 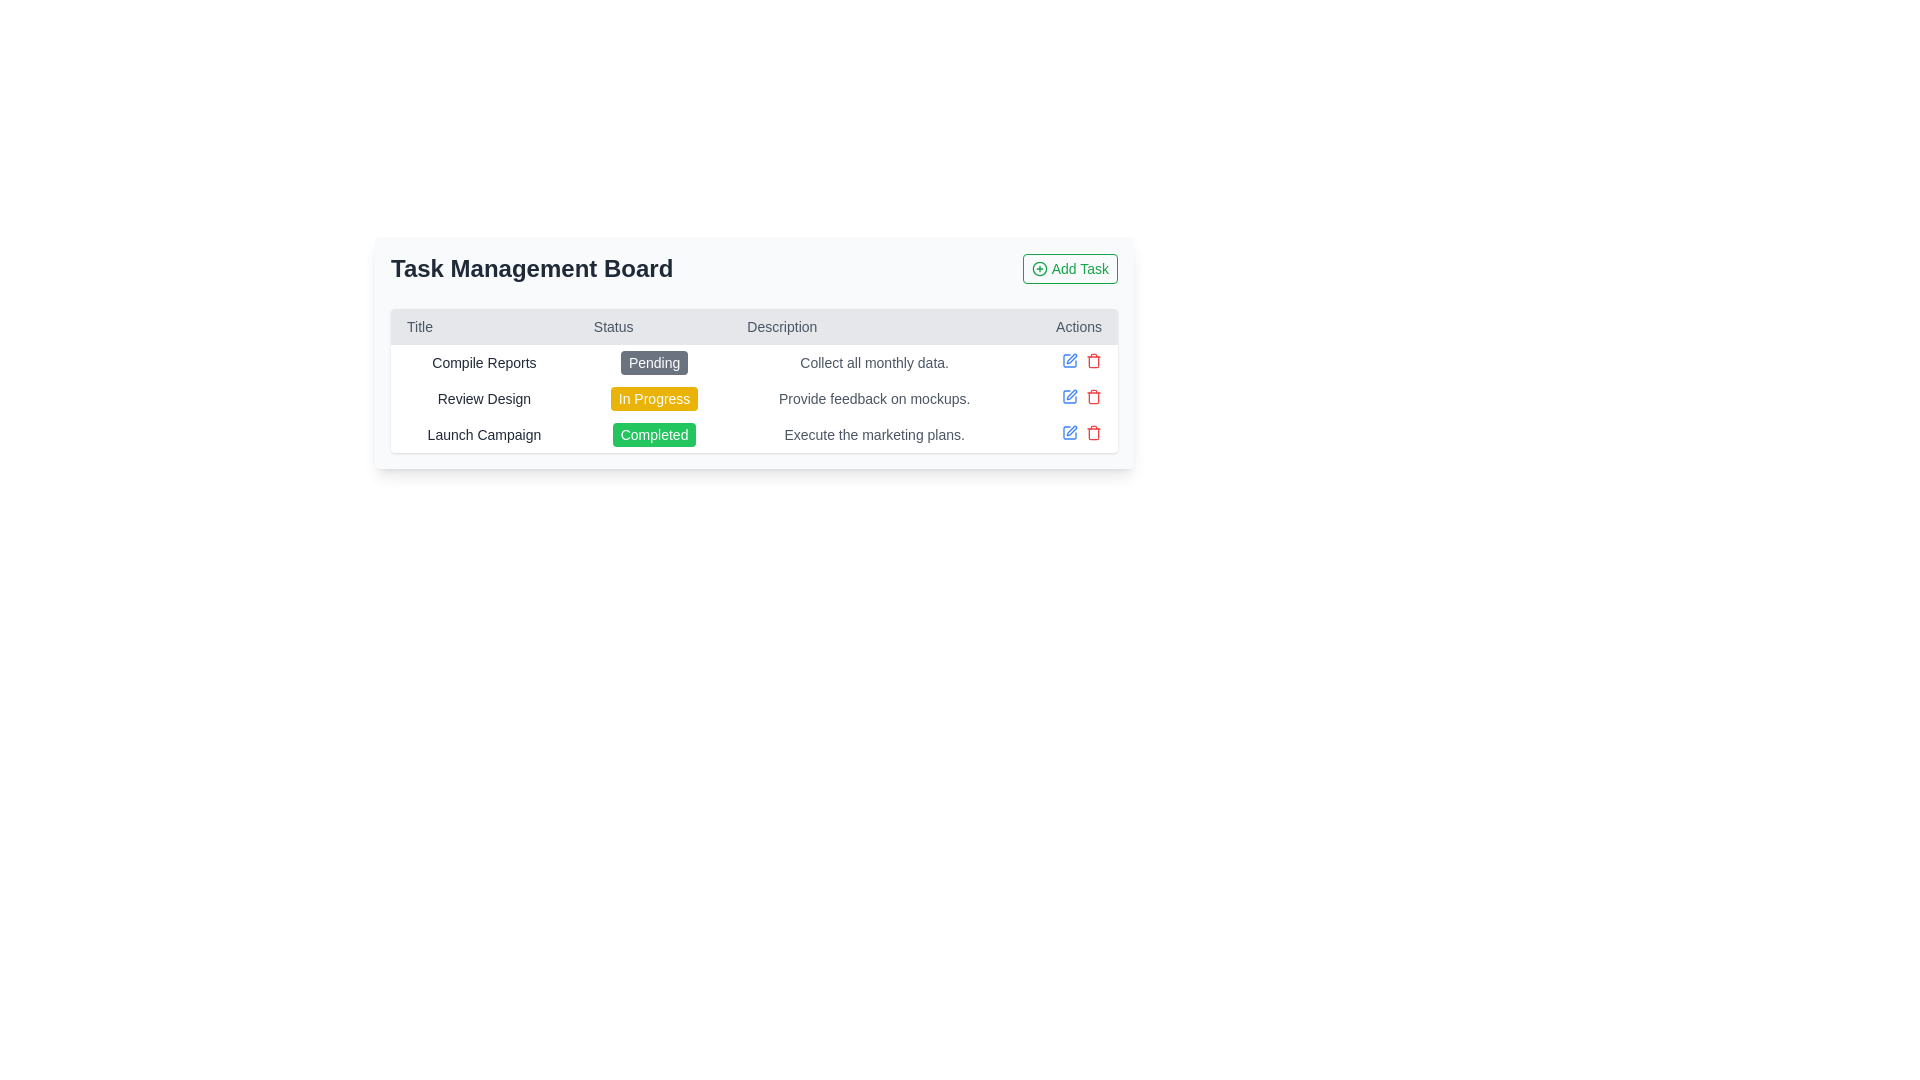 I want to click on the static text label saying 'Compile Reports' located in the first row under the 'Title' column of the 'Task Management Board', so click(x=484, y=362).